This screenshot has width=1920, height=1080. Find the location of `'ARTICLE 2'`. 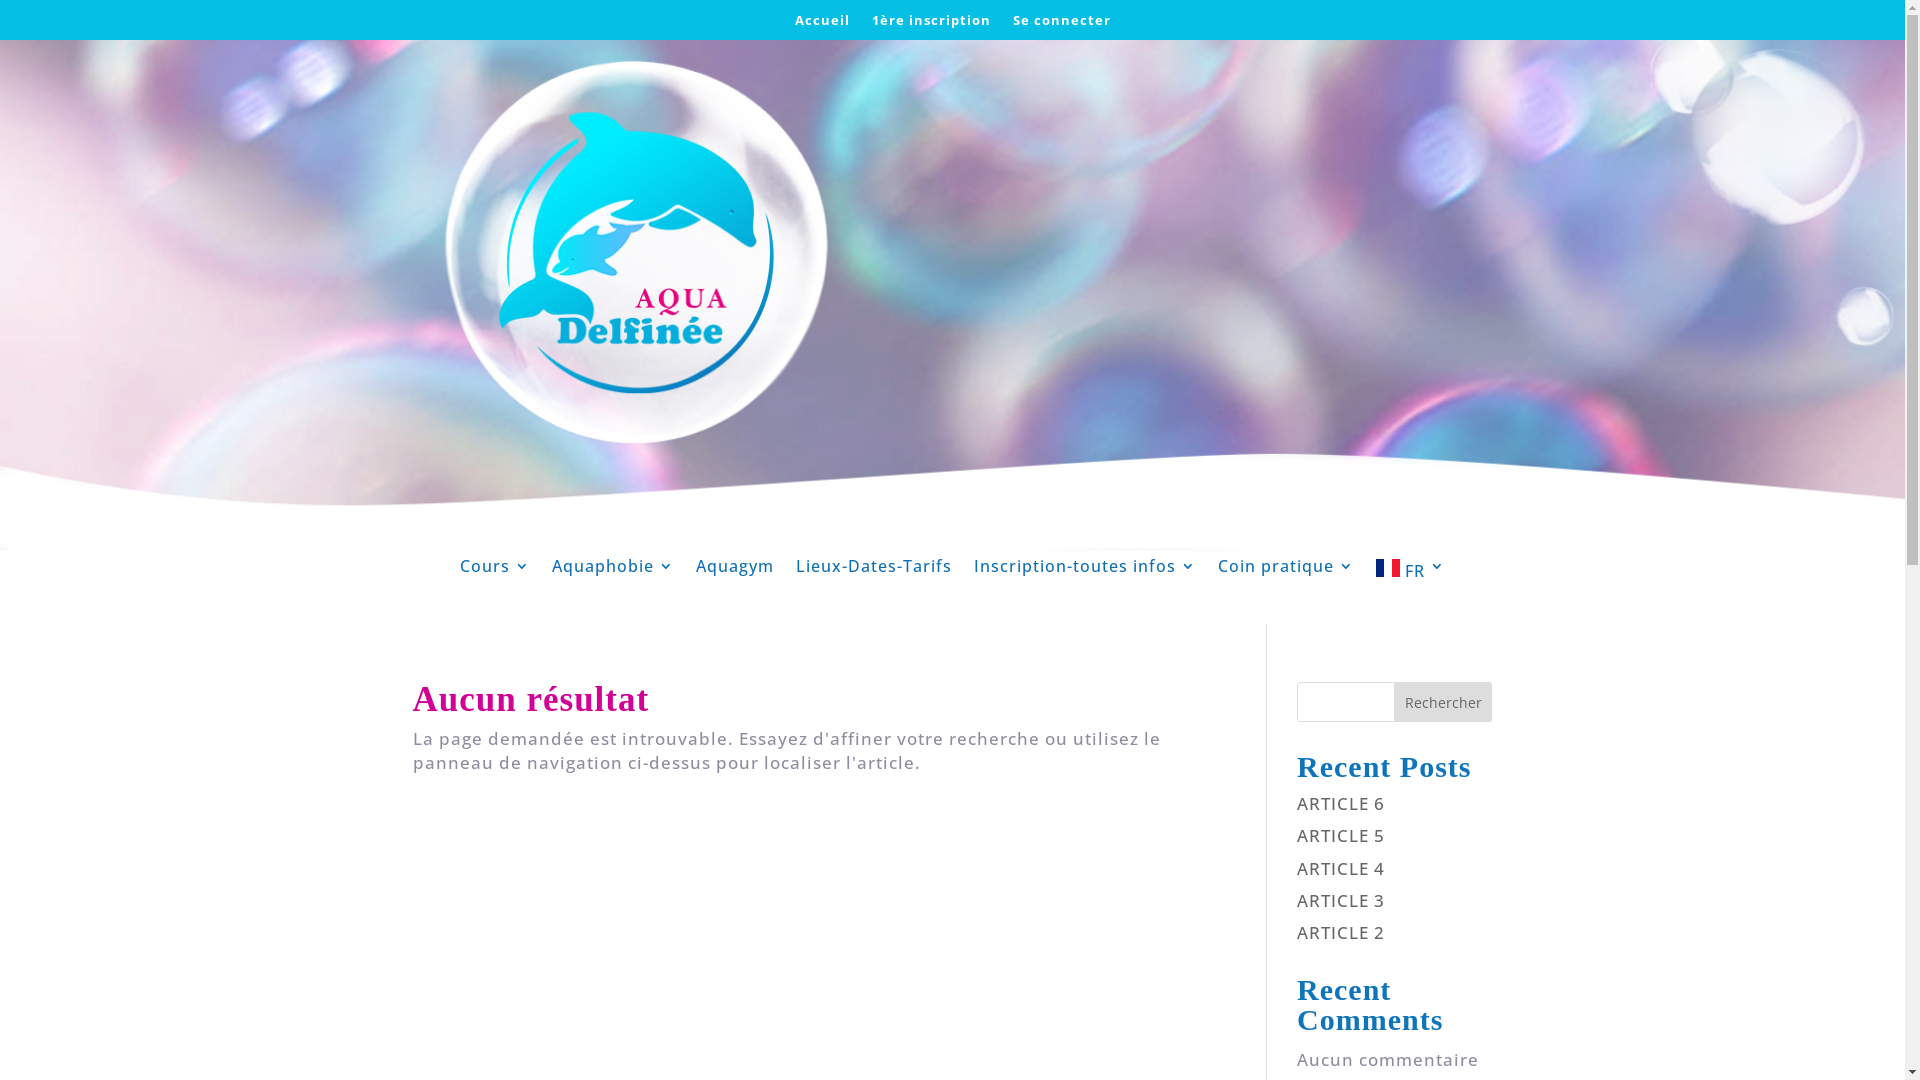

'ARTICLE 2' is located at coordinates (1340, 932).